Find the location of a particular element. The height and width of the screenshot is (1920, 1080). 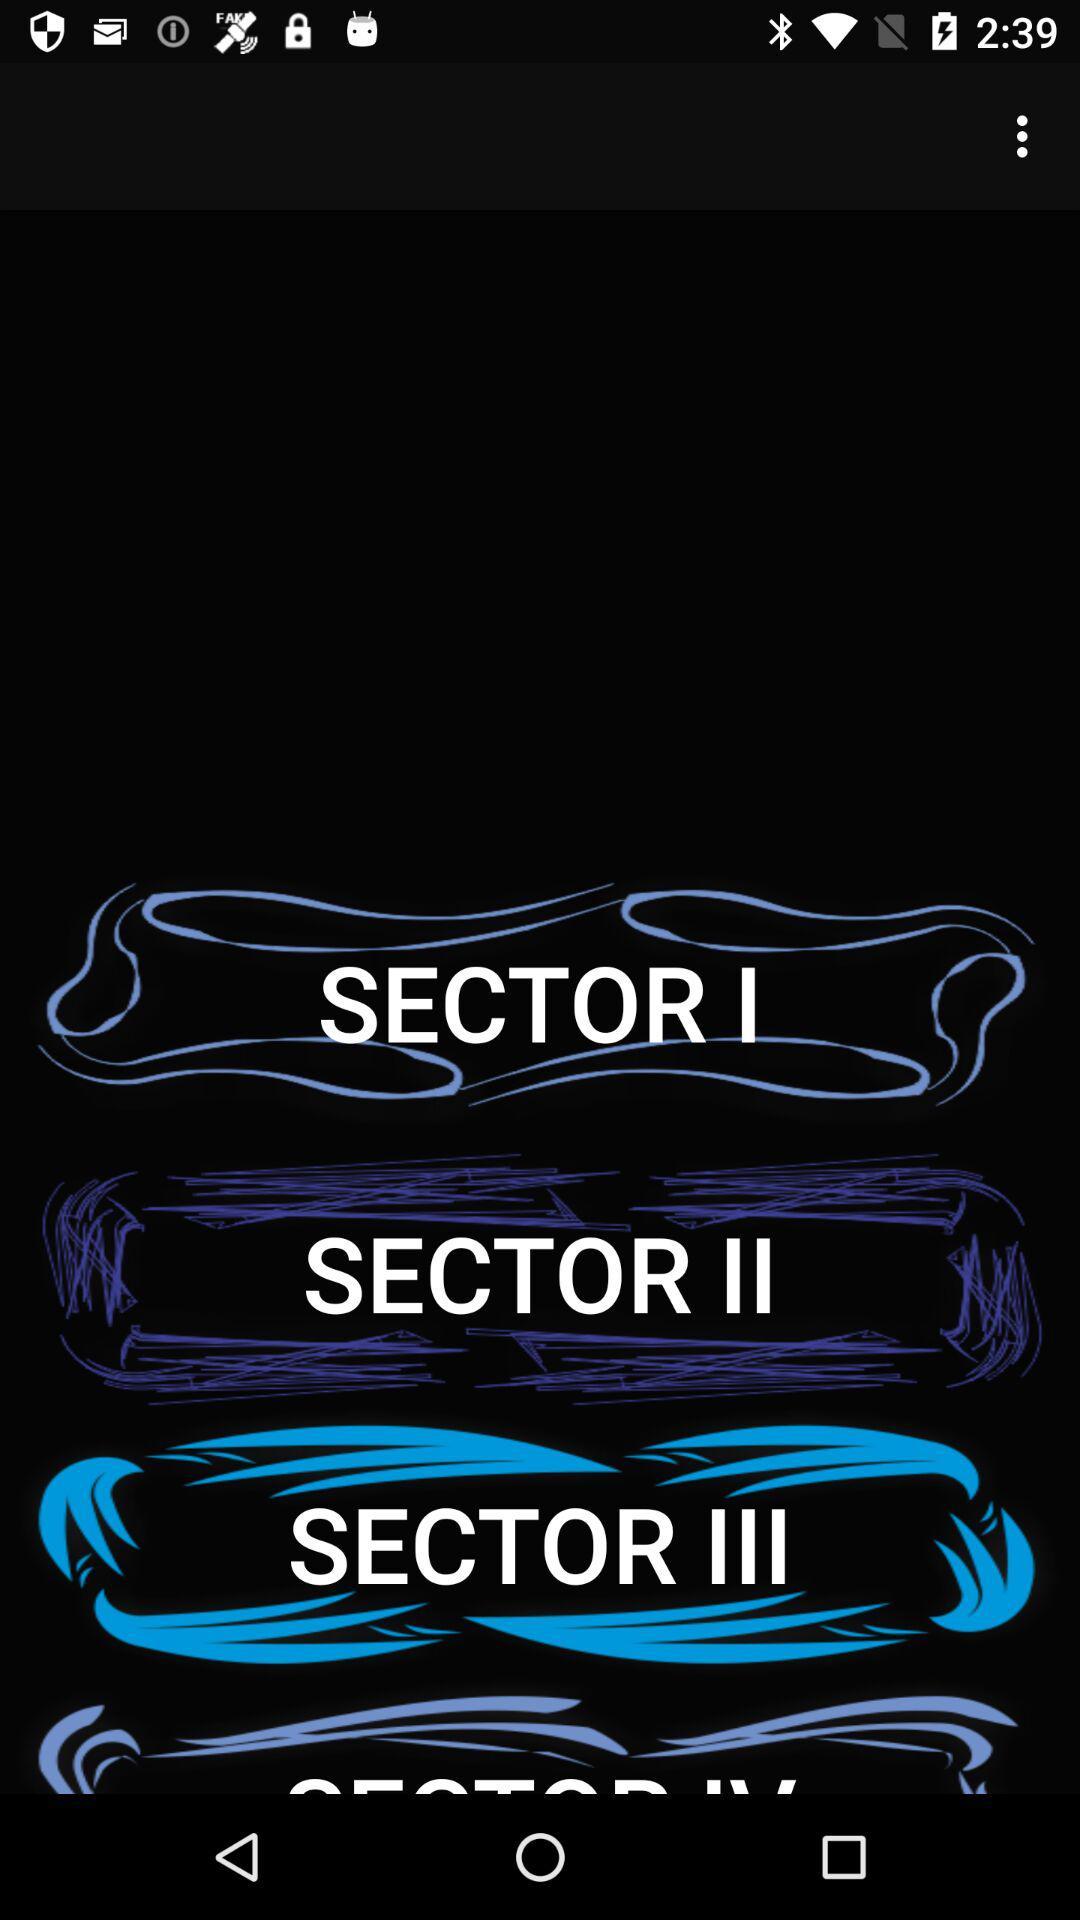

sector iii icon is located at coordinates (540, 1542).